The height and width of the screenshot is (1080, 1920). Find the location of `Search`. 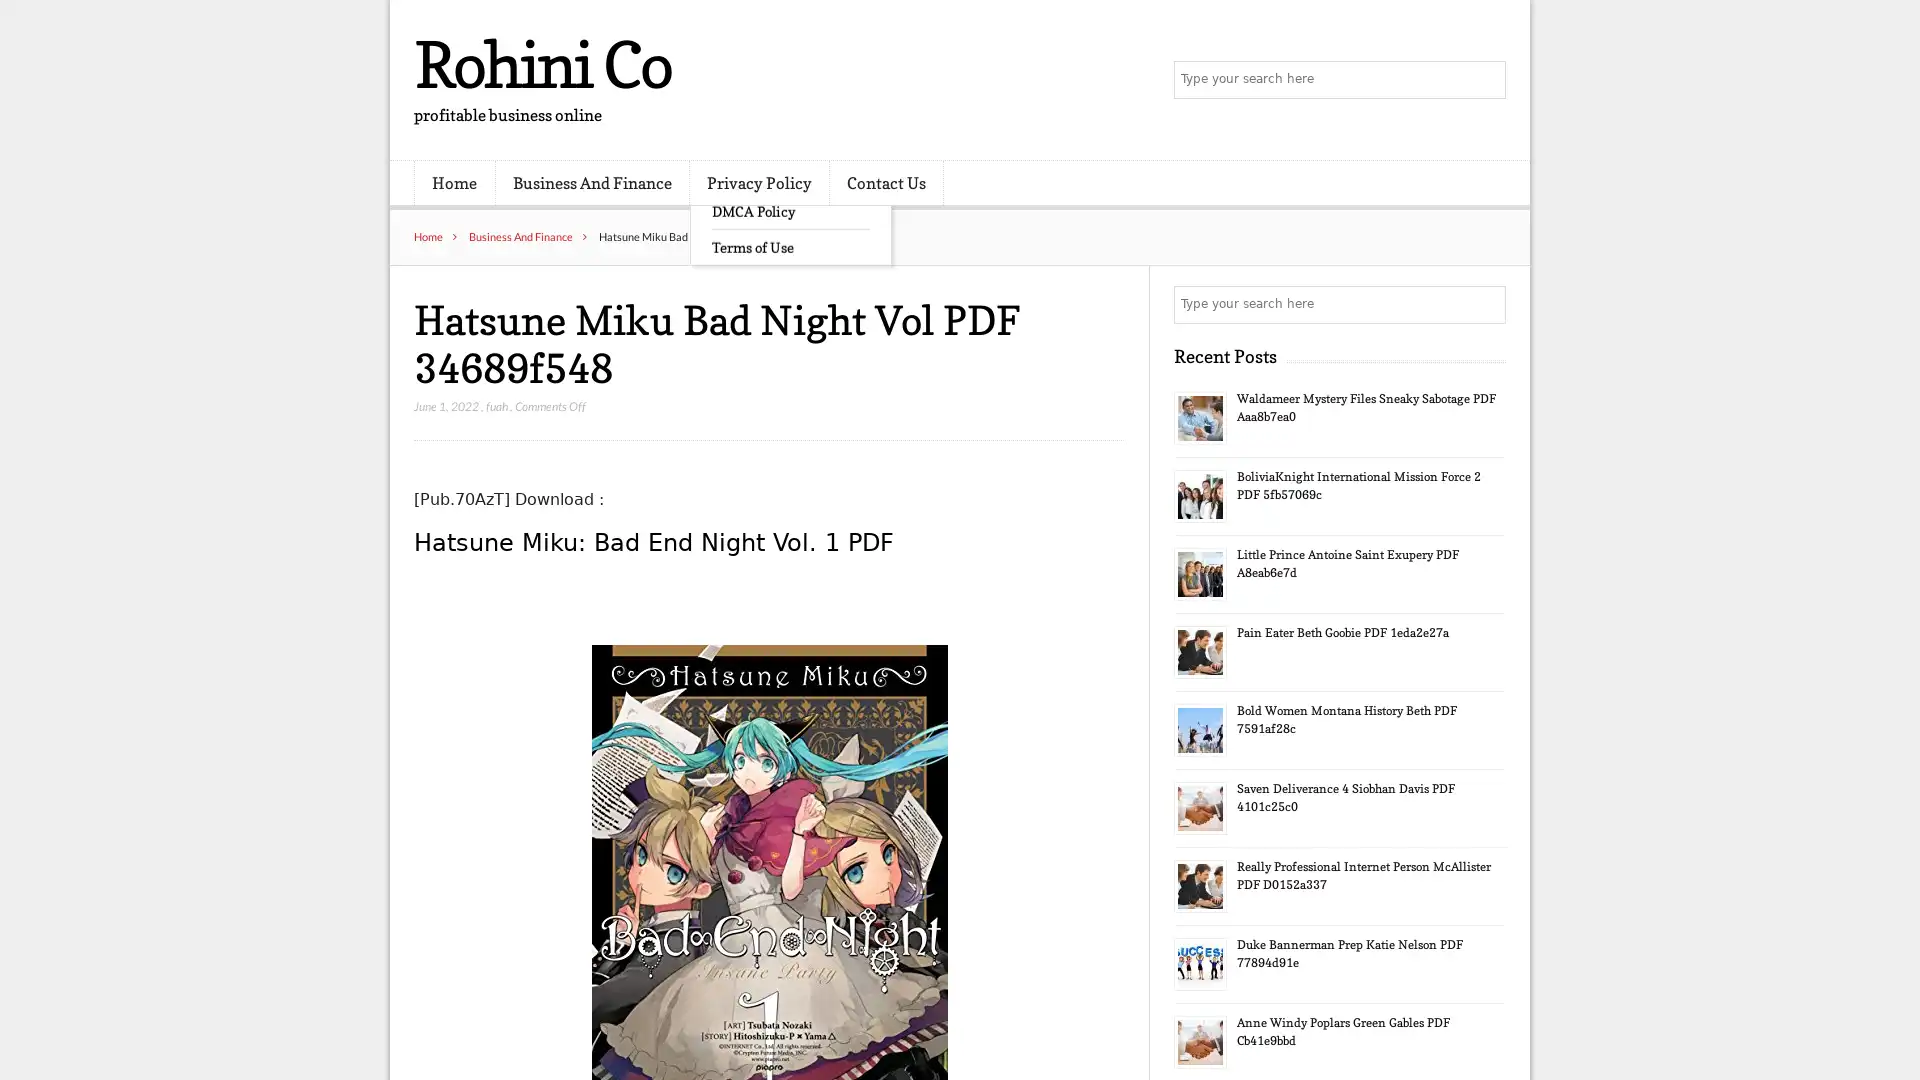

Search is located at coordinates (1485, 304).